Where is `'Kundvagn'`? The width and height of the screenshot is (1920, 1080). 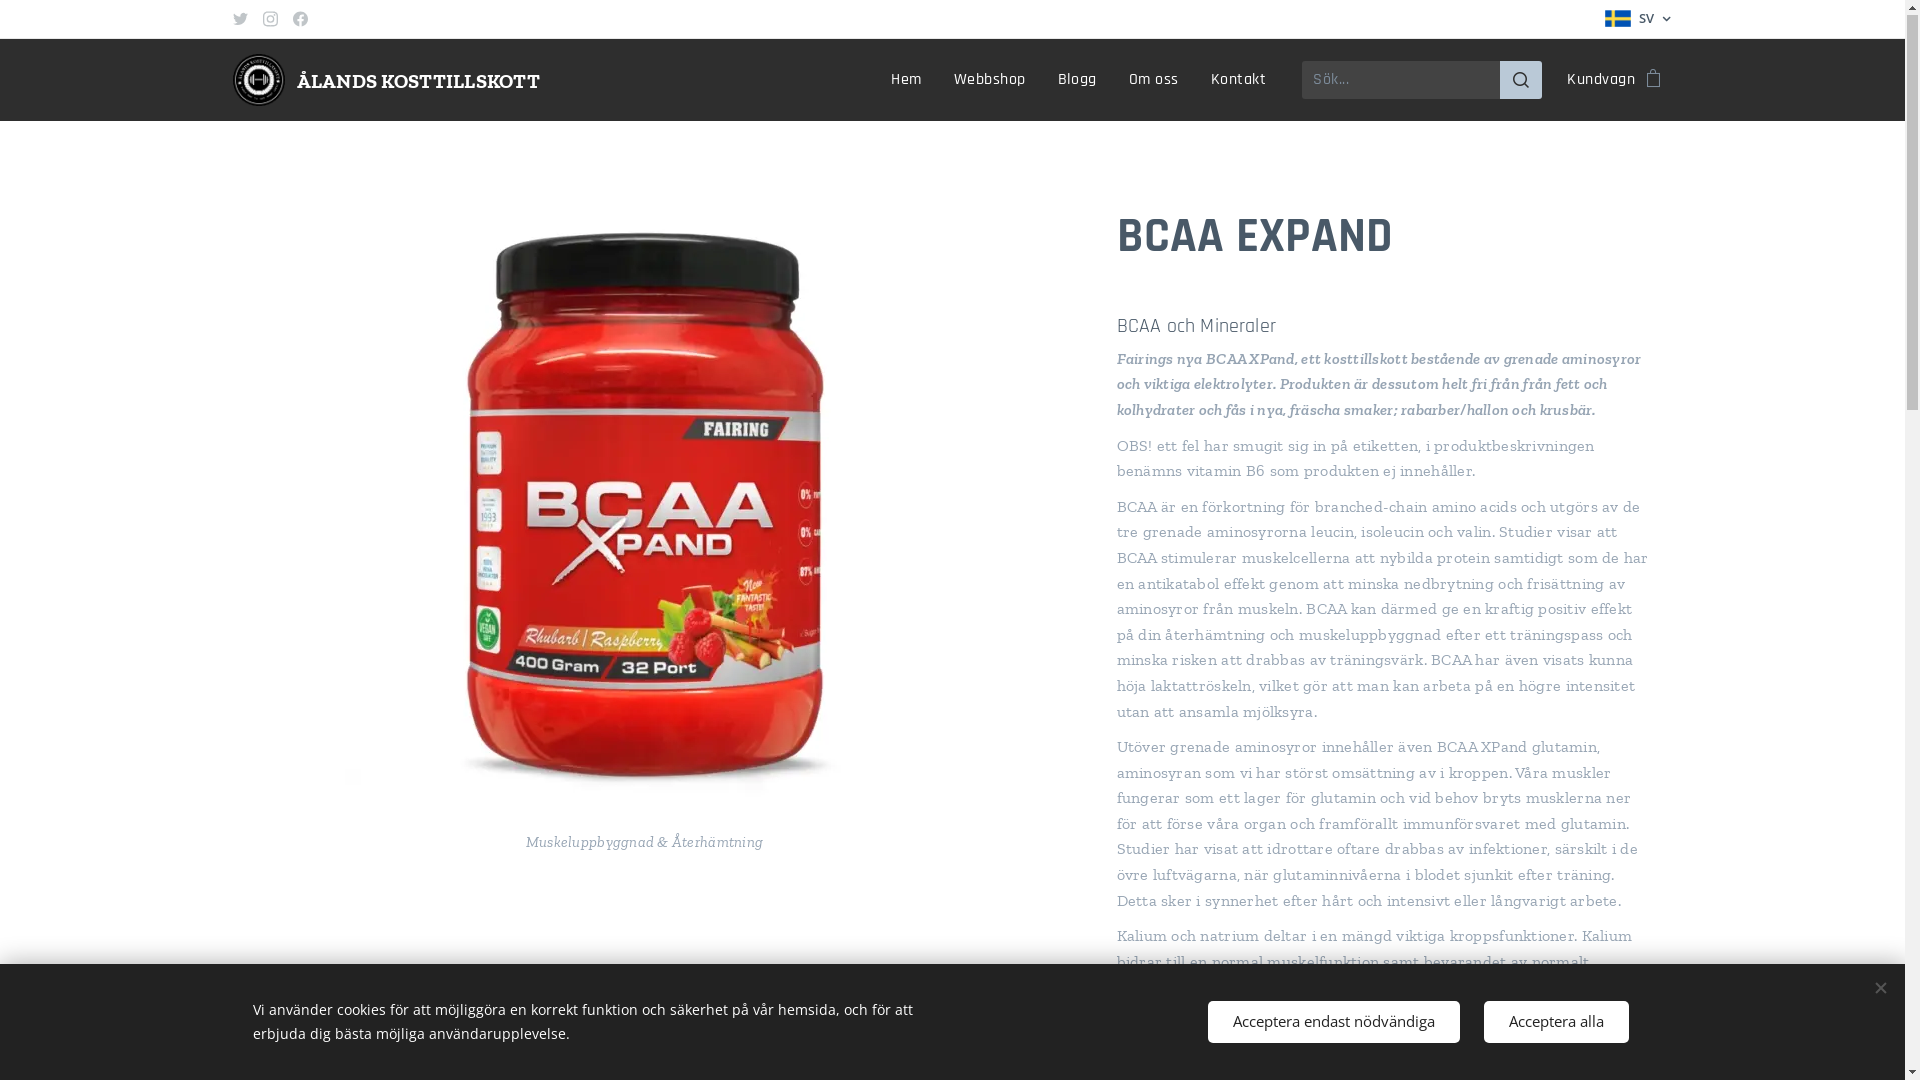
'Kundvagn' is located at coordinates (1607, 80).